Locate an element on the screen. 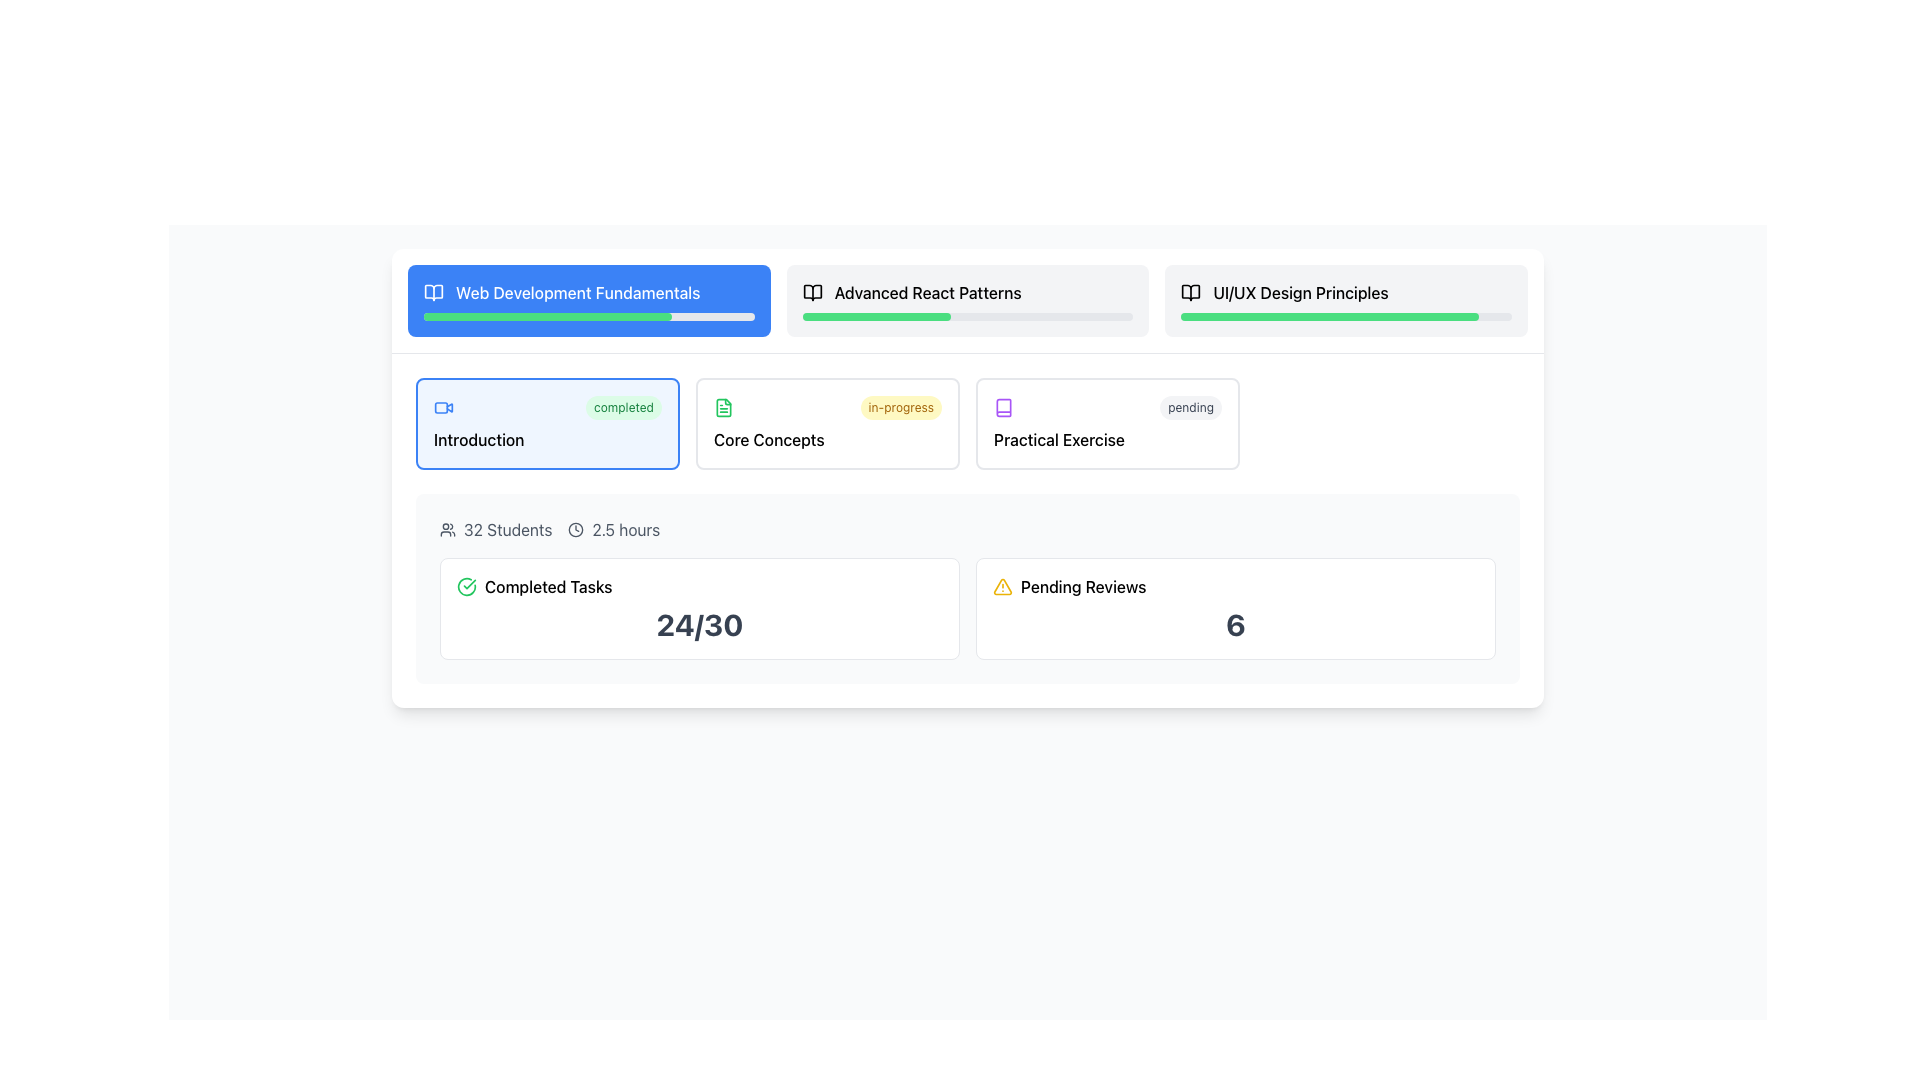 The height and width of the screenshot is (1080, 1920). text label indicating the name of the learning module or exercise, which is positioned below an icon and a 'pending' label within a bordered card structure is located at coordinates (1107, 438).